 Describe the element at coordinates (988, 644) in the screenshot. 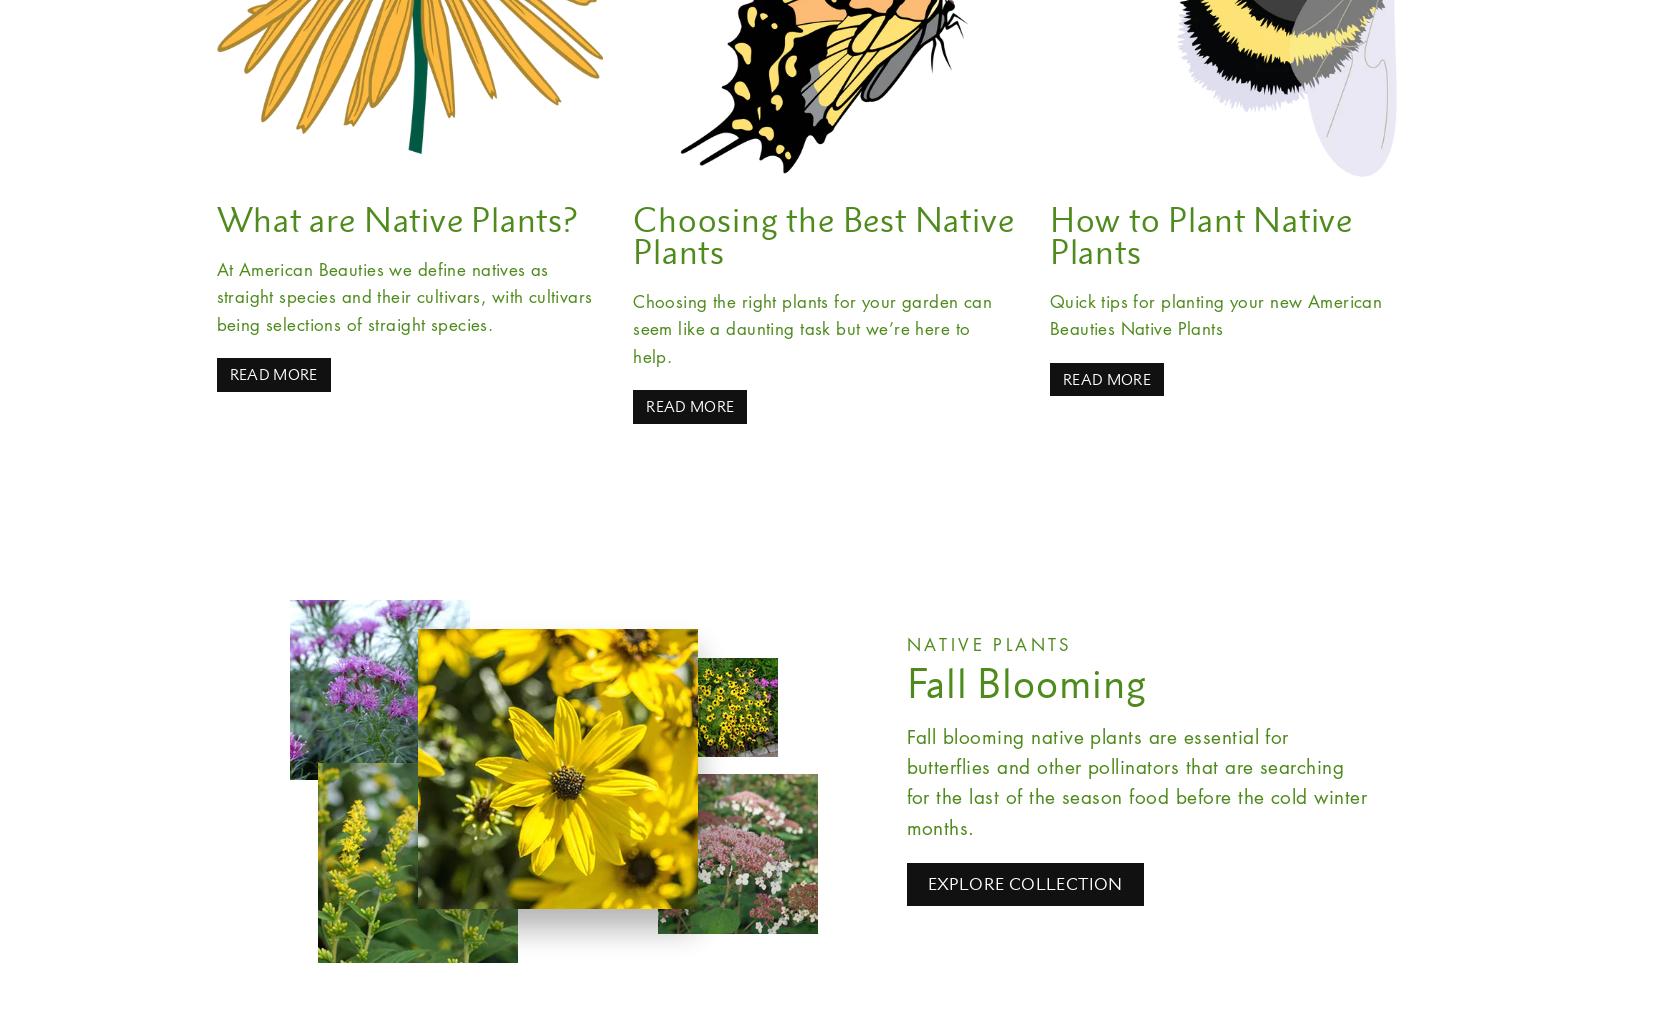

I see `'NATIVE PLANTS'` at that location.